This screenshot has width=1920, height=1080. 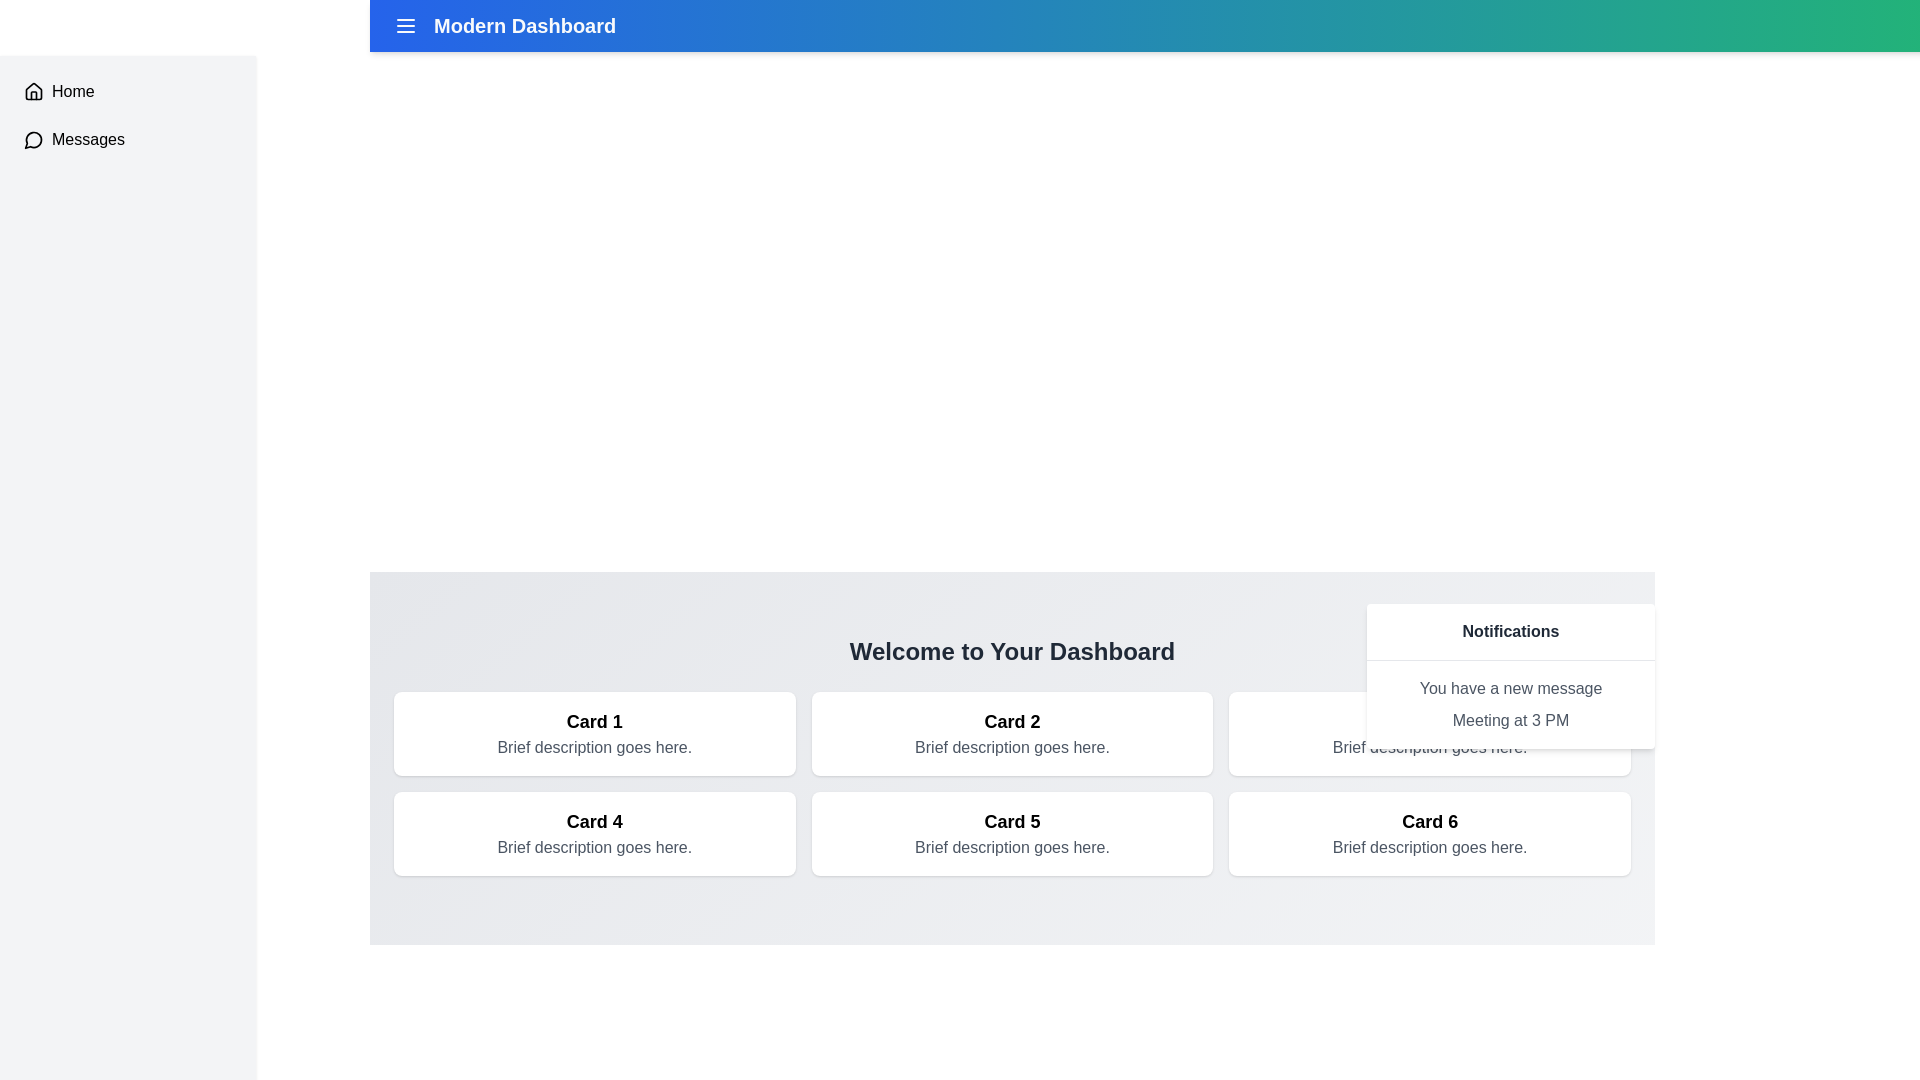 What do you see at coordinates (1429, 748) in the screenshot?
I see `the static text label located beneath the bold header 'Card 3' in the third card of the grid in the top-right area` at bounding box center [1429, 748].